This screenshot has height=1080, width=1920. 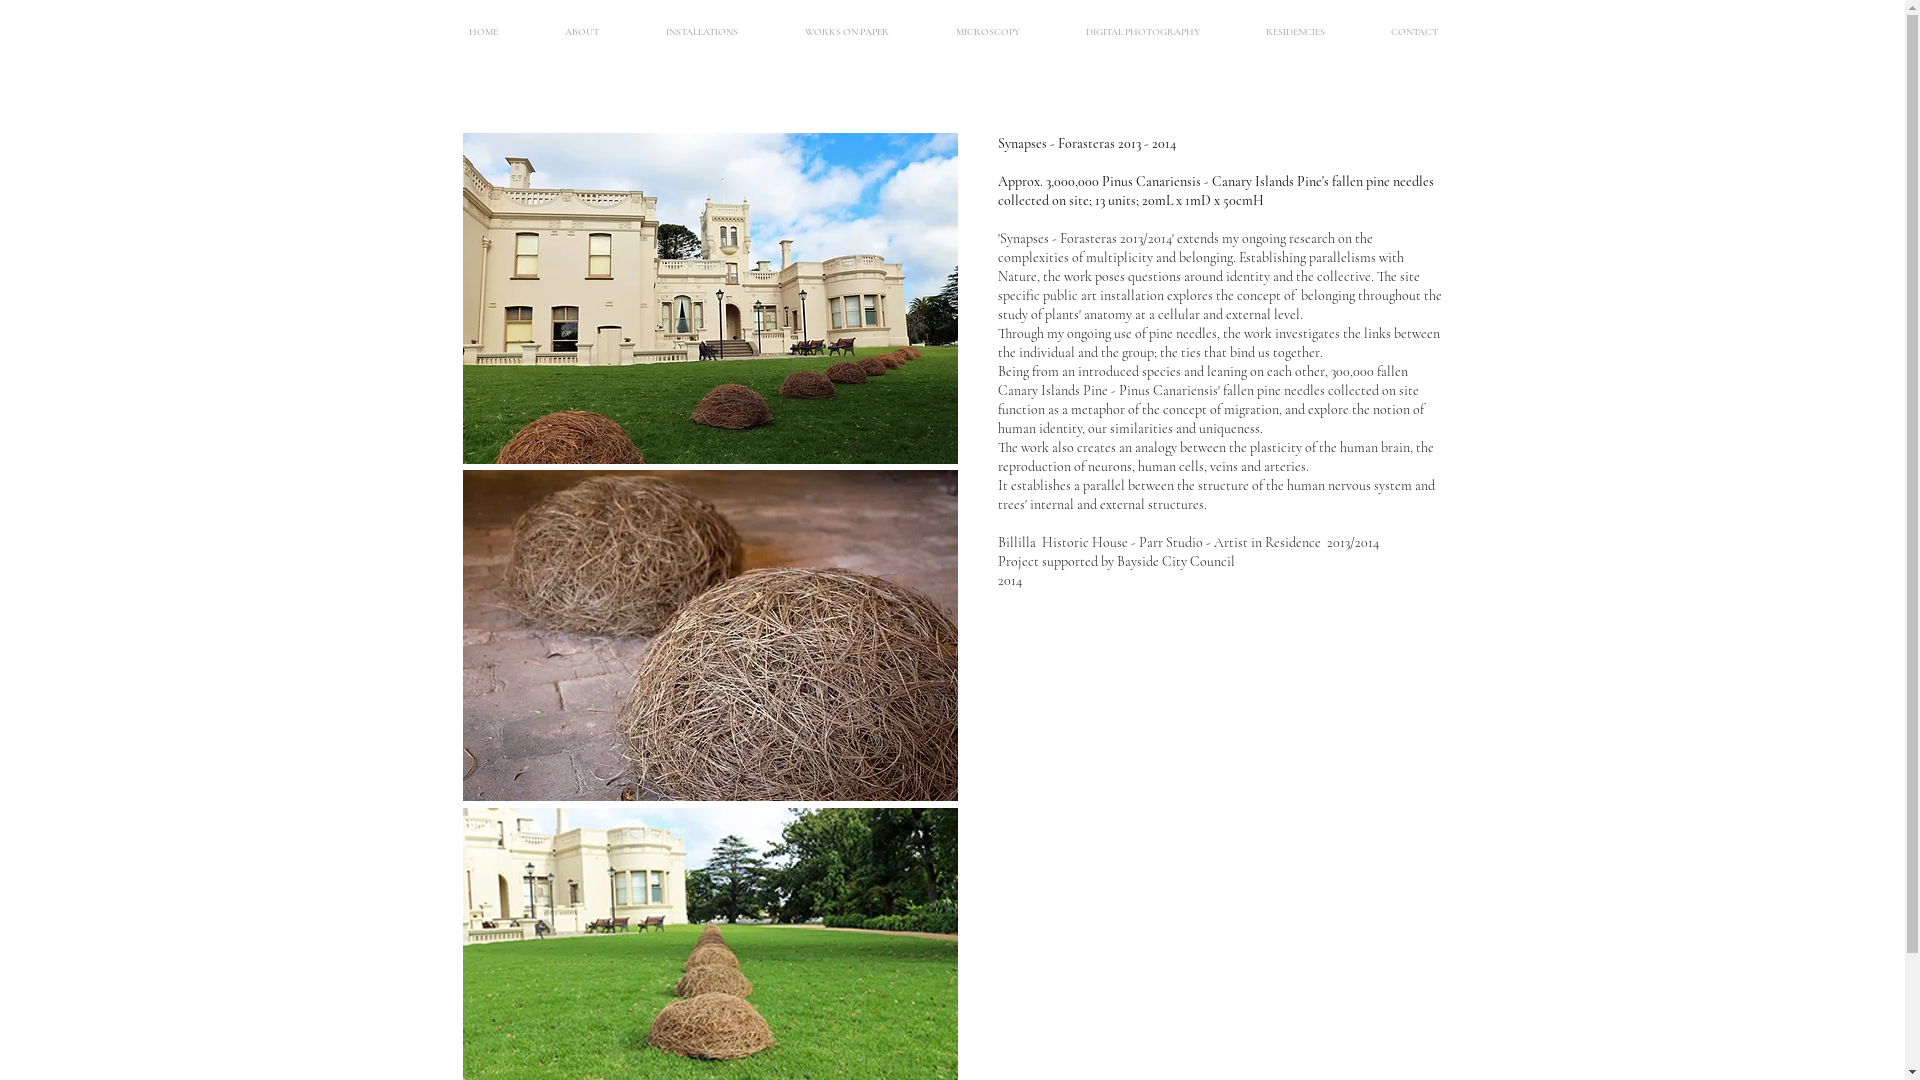 What do you see at coordinates (581, 31) in the screenshot?
I see `'ABOUT'` at bounding box center [581, 31].